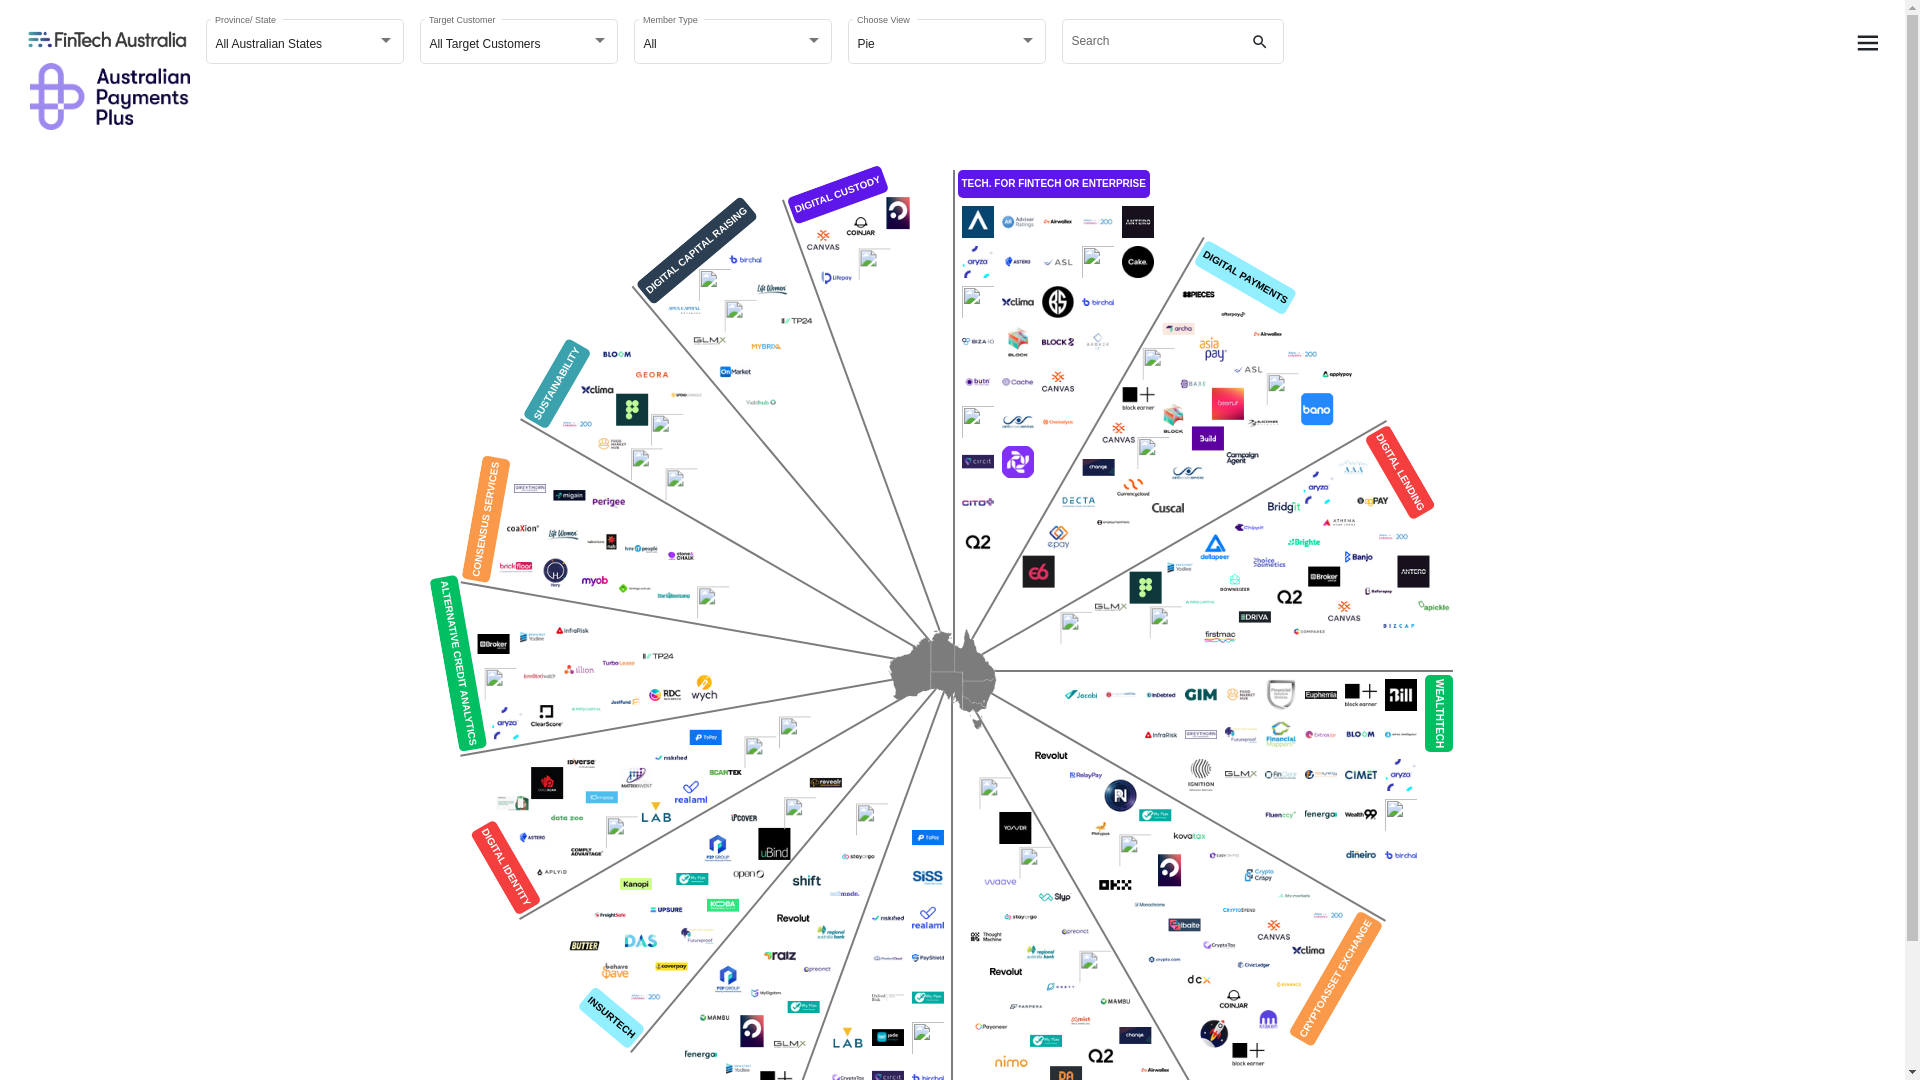  Describe the element at coordinates (1241, 458) in the screenshot. I see `'Campaignagent'` at that location.